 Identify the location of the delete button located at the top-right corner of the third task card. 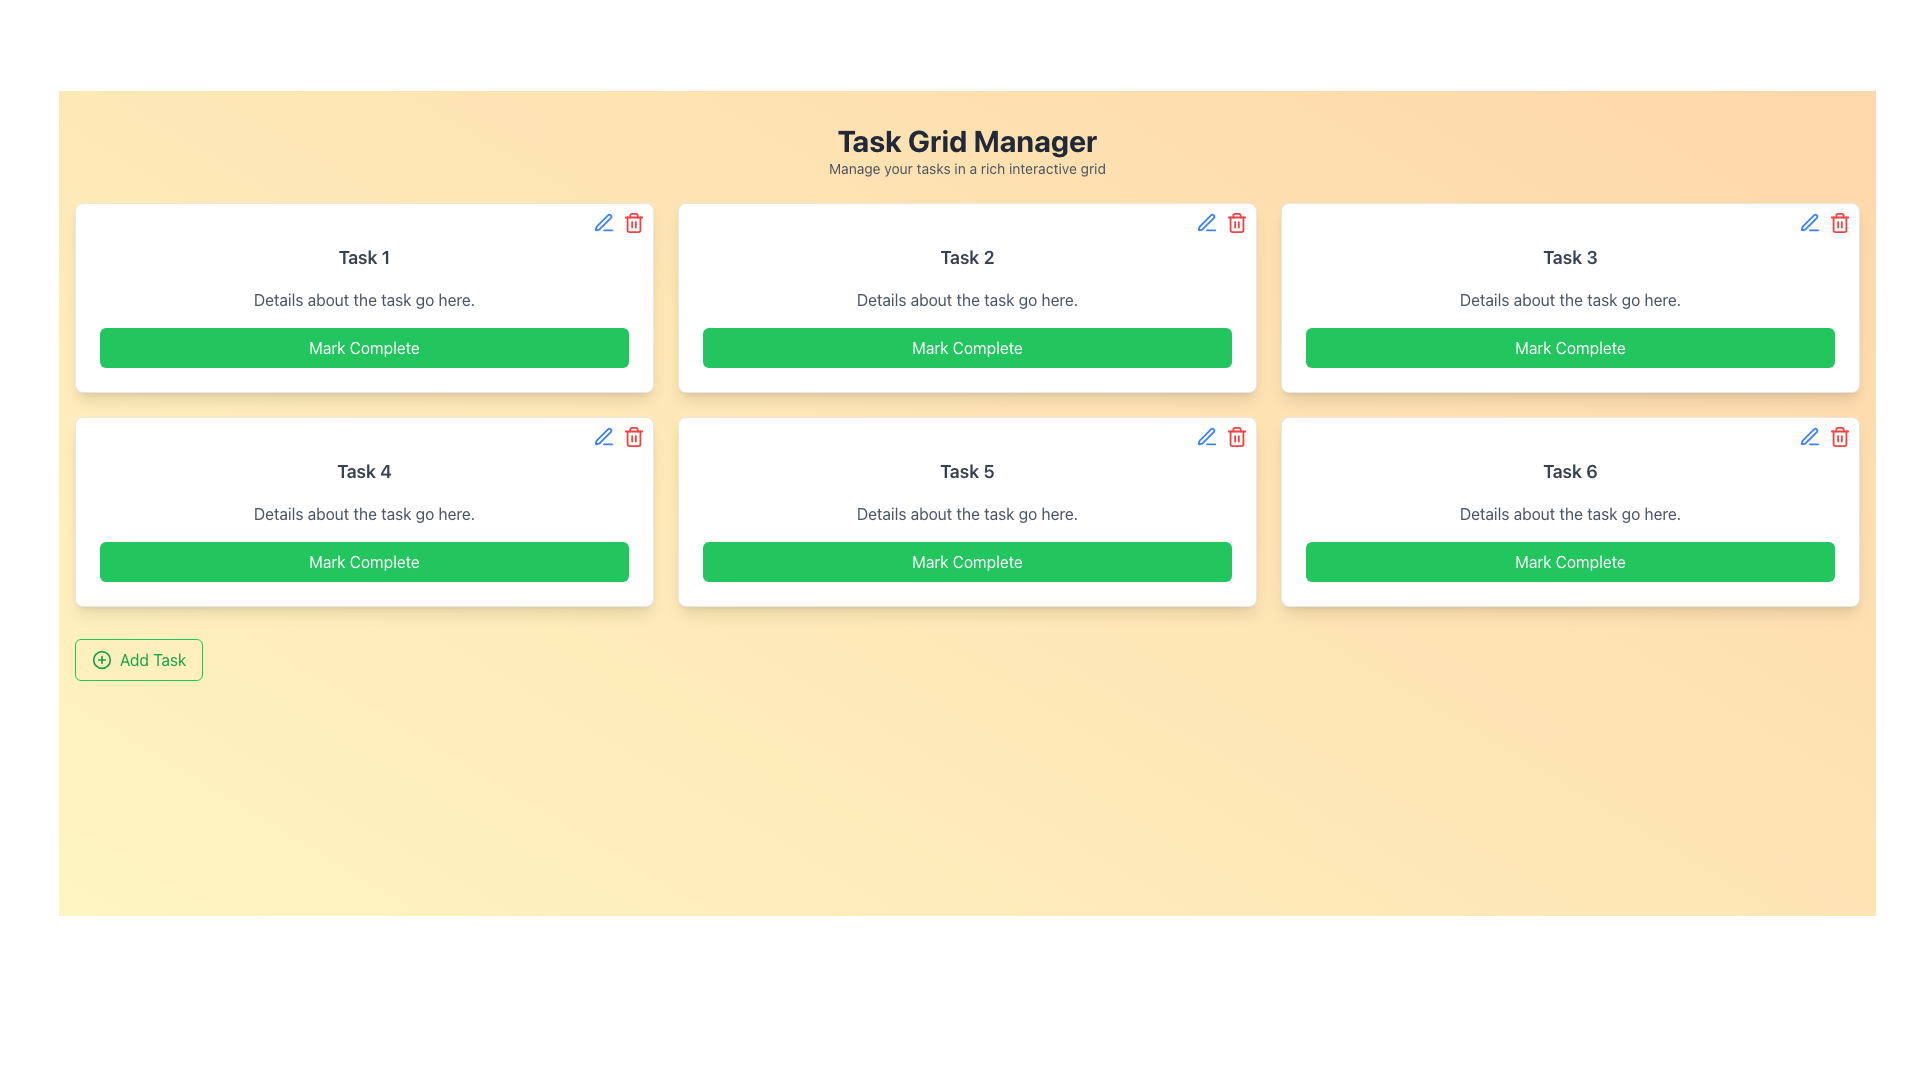
(1839, 223).